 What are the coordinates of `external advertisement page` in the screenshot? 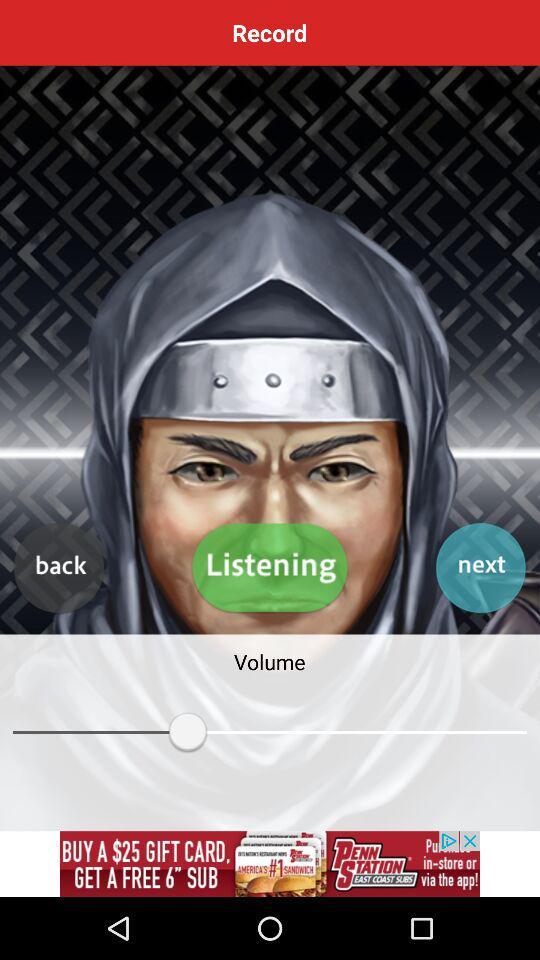 It's located at (270, 863).